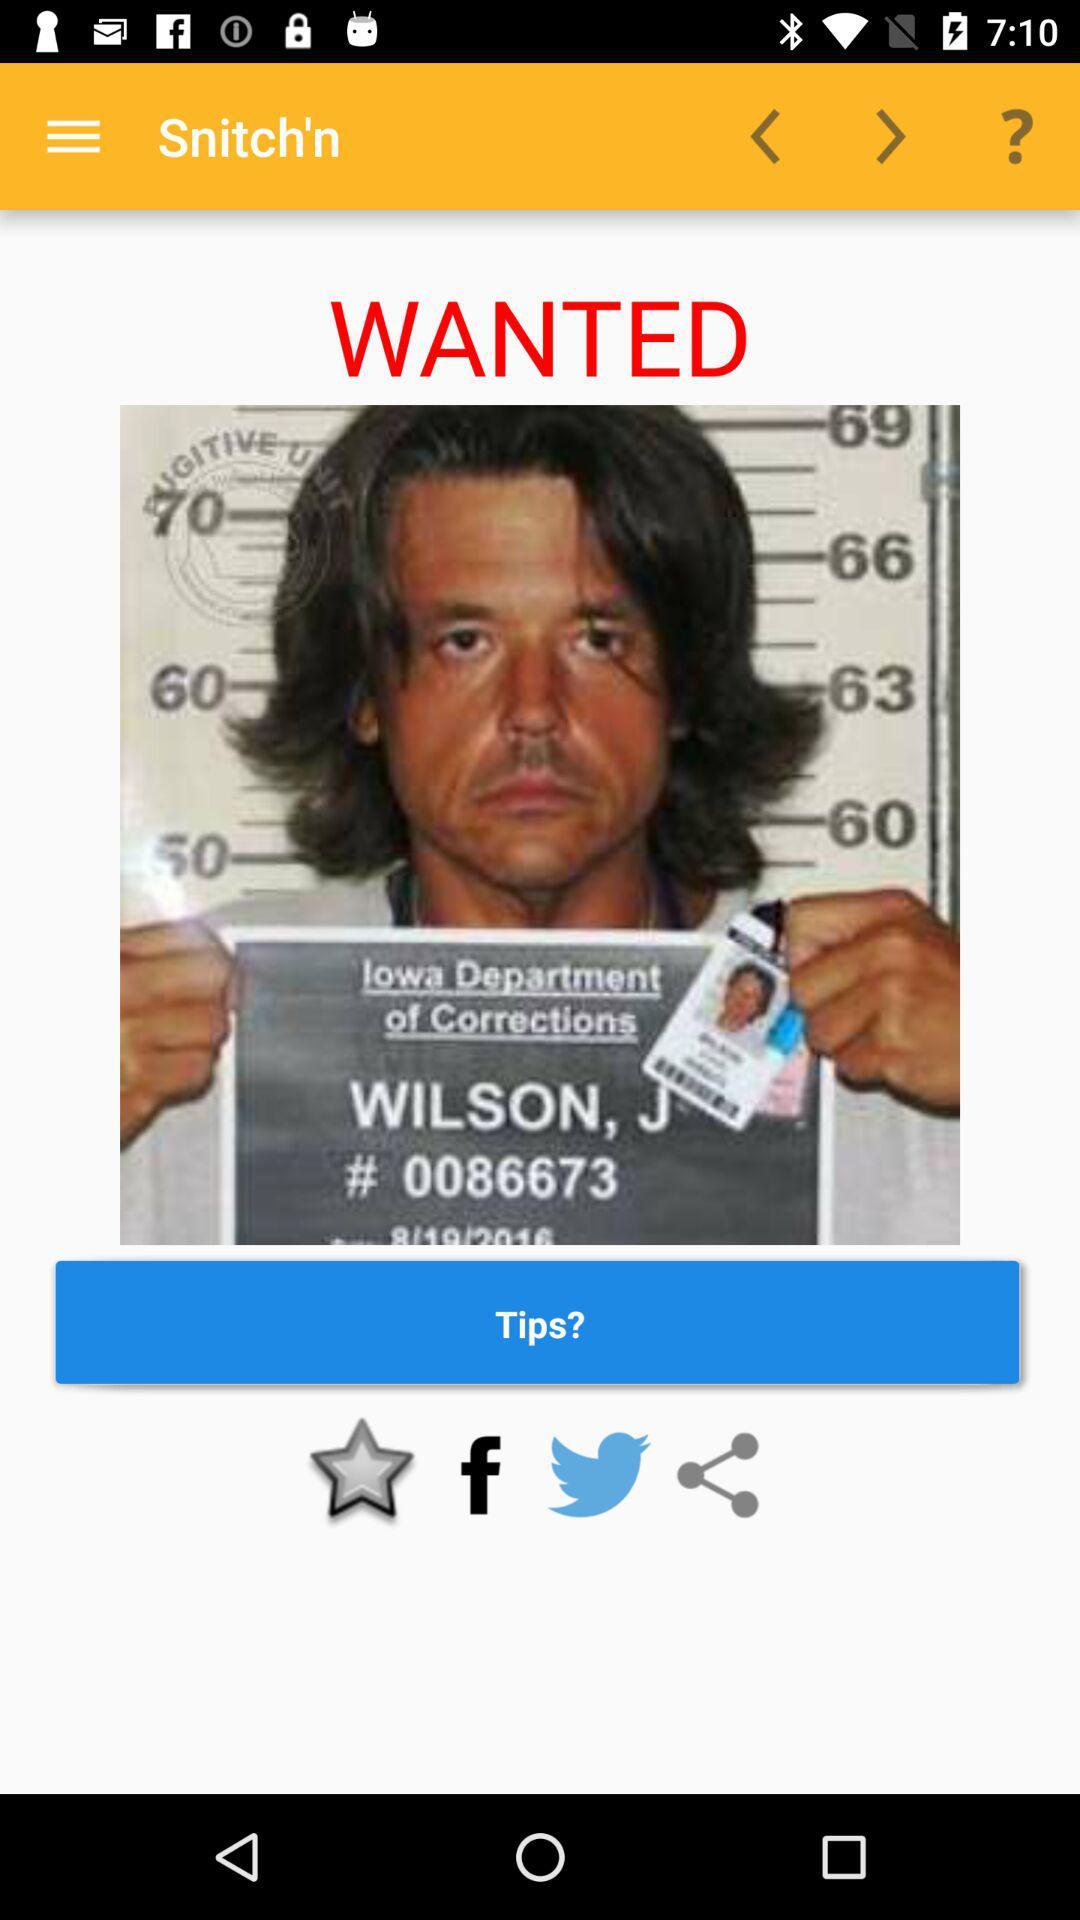 The width and height of the screenshot is (1080, 1920). Describe the element at coordinates (480, 1475) in the screenshot. I see `share on facebook button` at that location.